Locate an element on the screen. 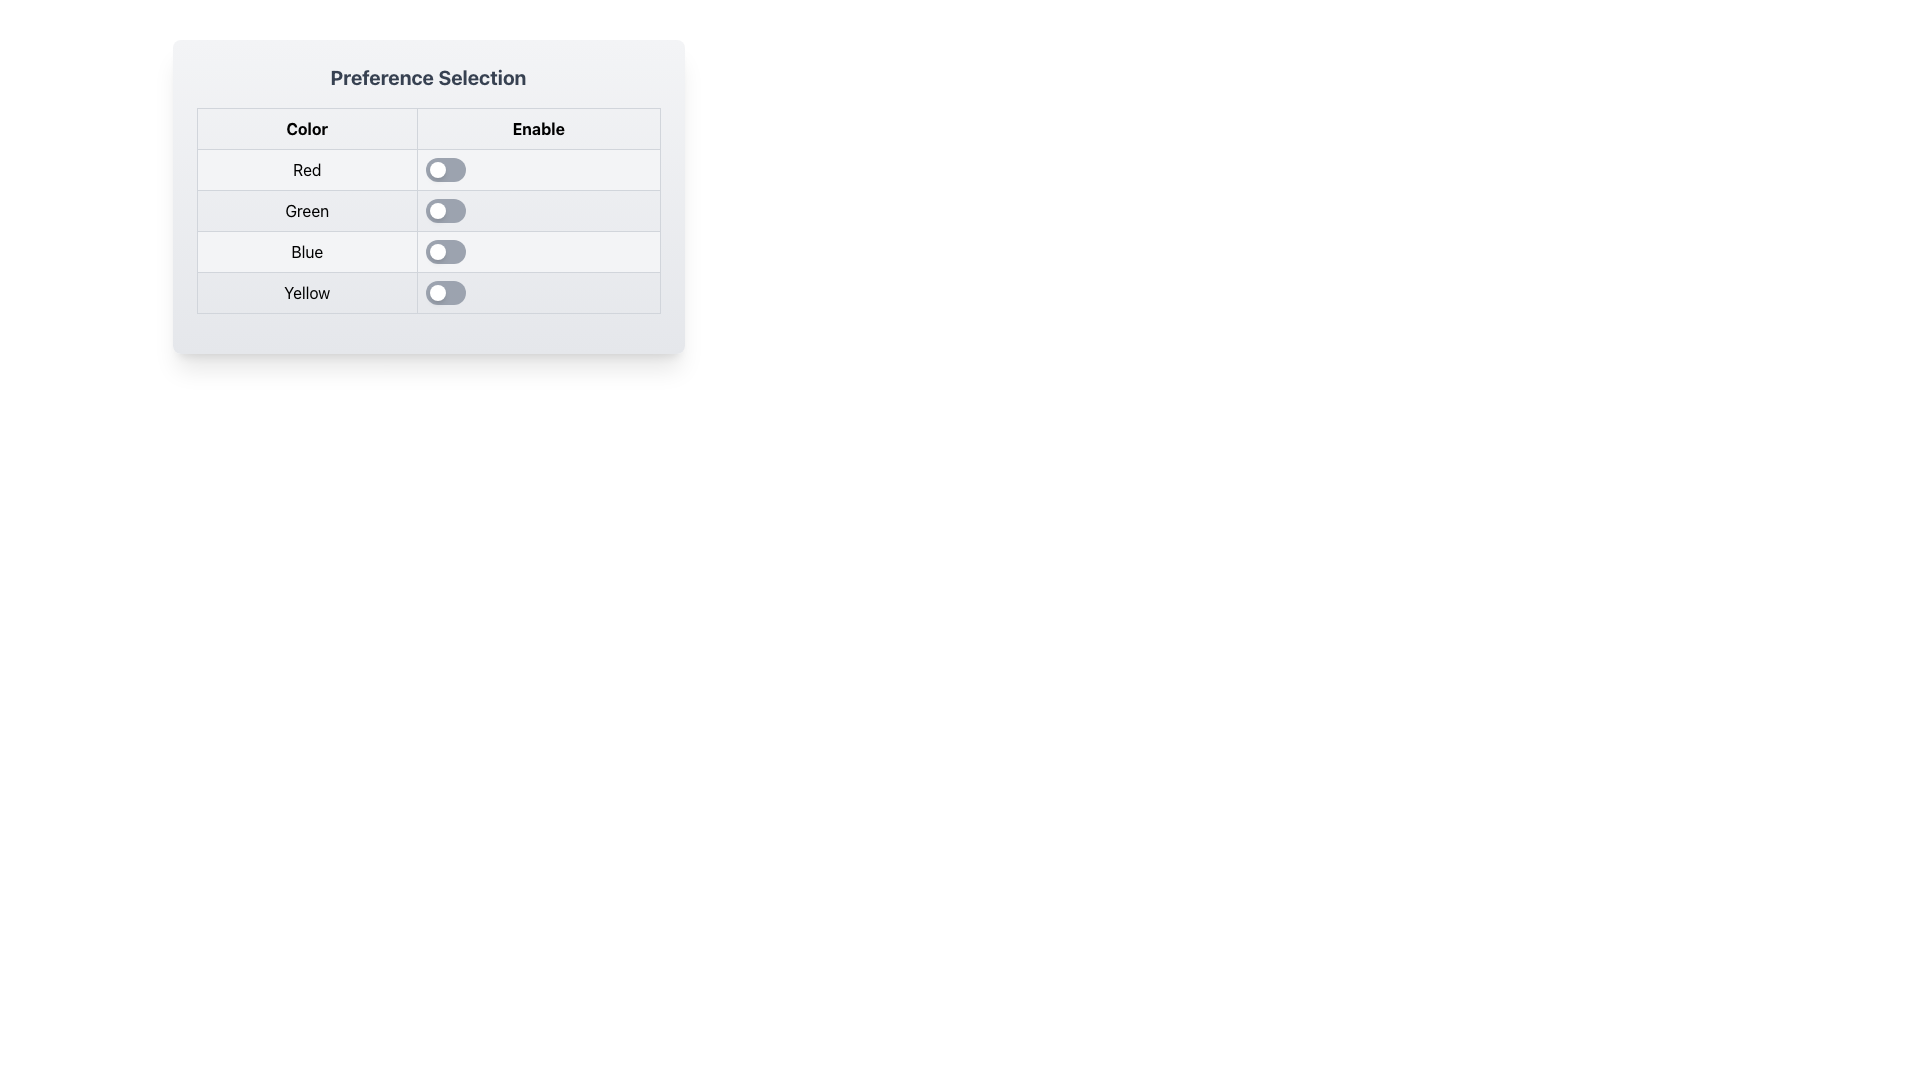  the toggle switch located in the 'Enable' column of the table under the 'Blue' row is located at coordinates (427, 246).